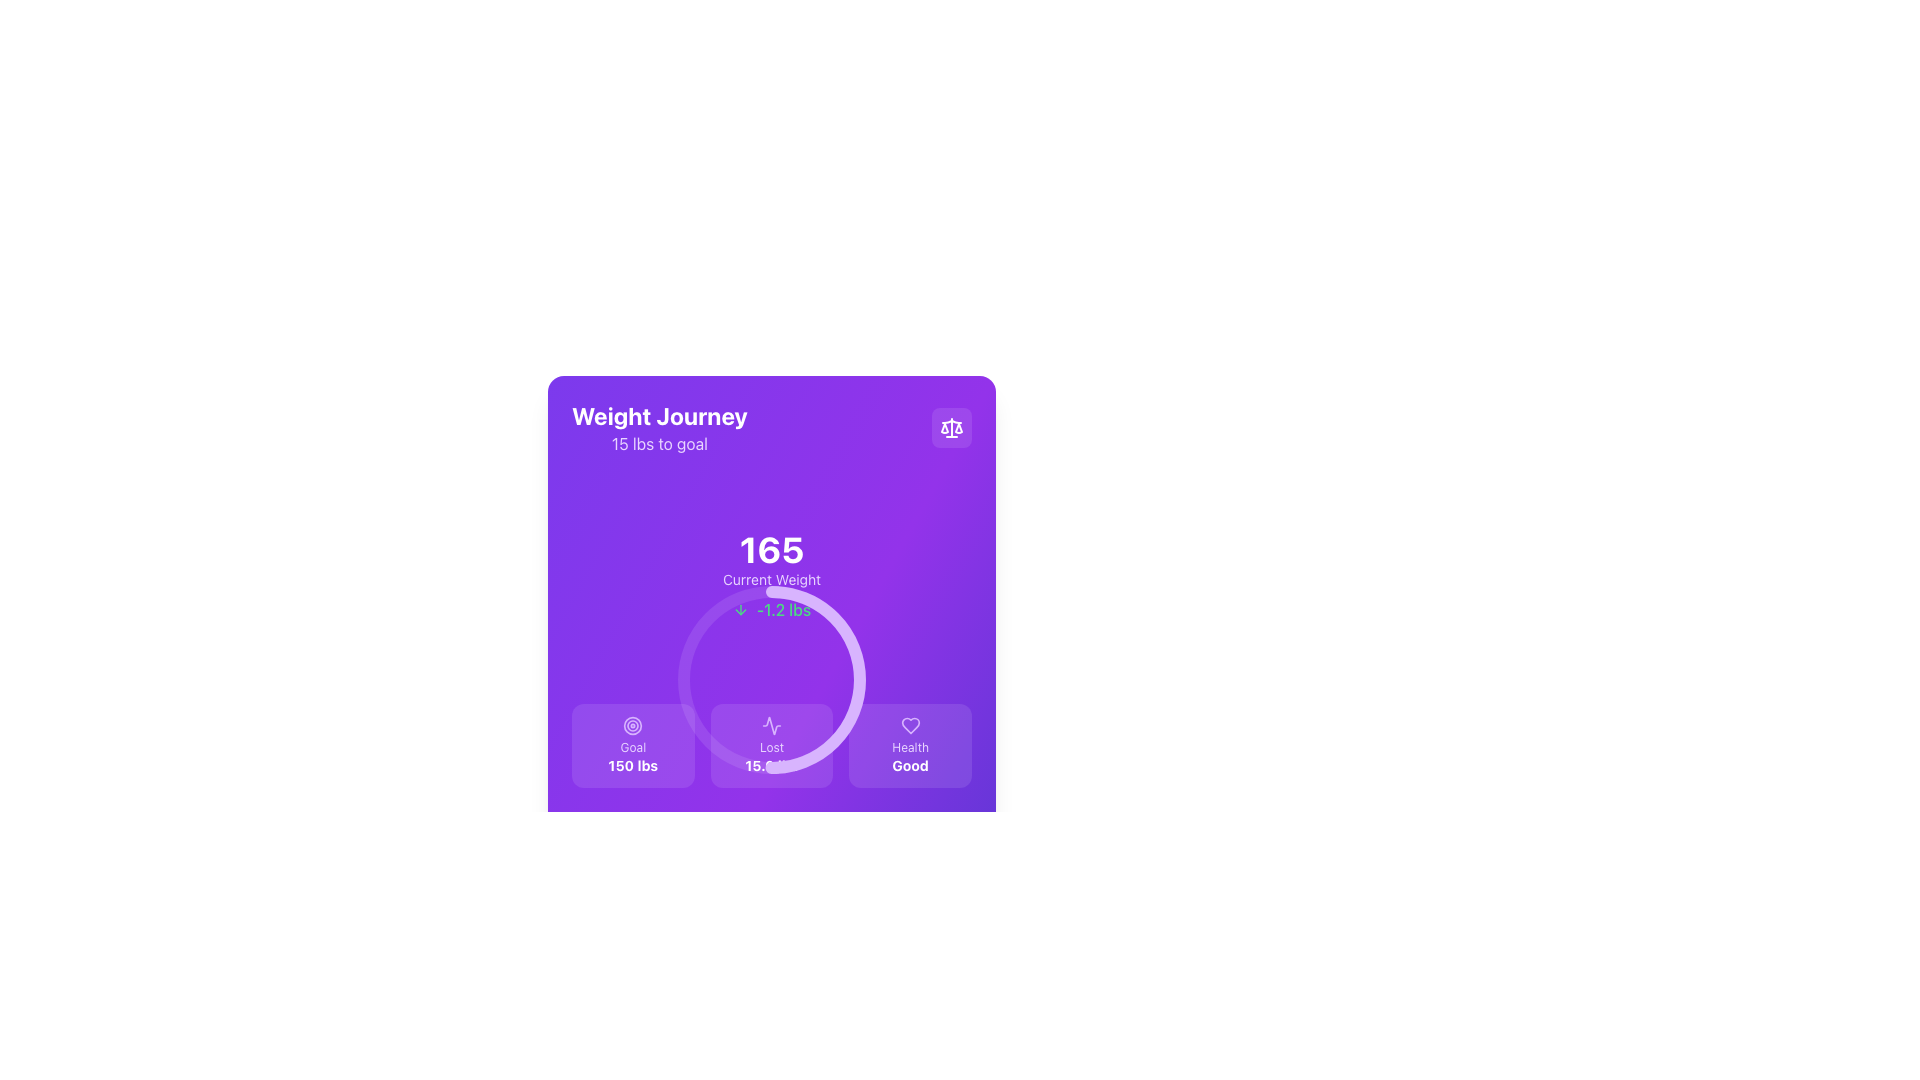 The image size is (1920, 1080). Describe the element at coordinates (771, 678) in the screenshot. I see `the circular visual indicator representing progress or metric related to weight goals, located beneath the title '165' and above the buttons labeled 'Goal 150 lbs,' 'Lost 15 lbs,' and 'Health Good.'` at that location.